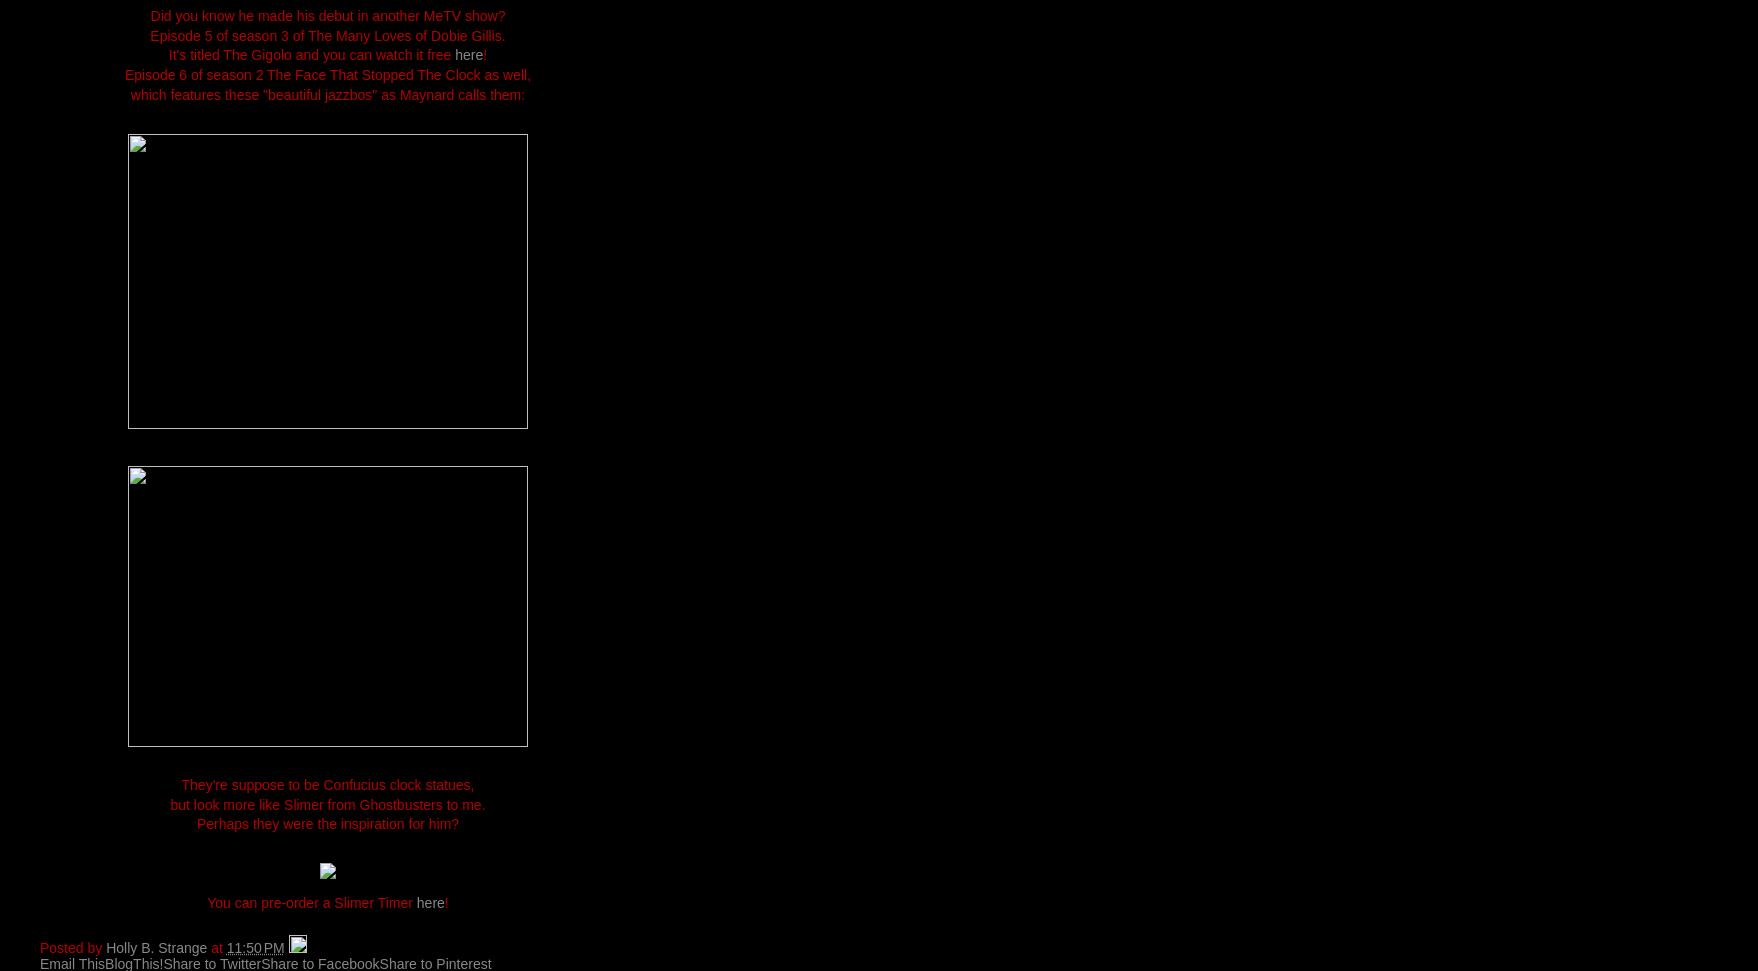 The height and width of the screenshot is (971, 1758). What do you see at coordinates (155, 946) in the screenshot?
I see `'Holly B. Strange'` at bounding box center [155, 946].